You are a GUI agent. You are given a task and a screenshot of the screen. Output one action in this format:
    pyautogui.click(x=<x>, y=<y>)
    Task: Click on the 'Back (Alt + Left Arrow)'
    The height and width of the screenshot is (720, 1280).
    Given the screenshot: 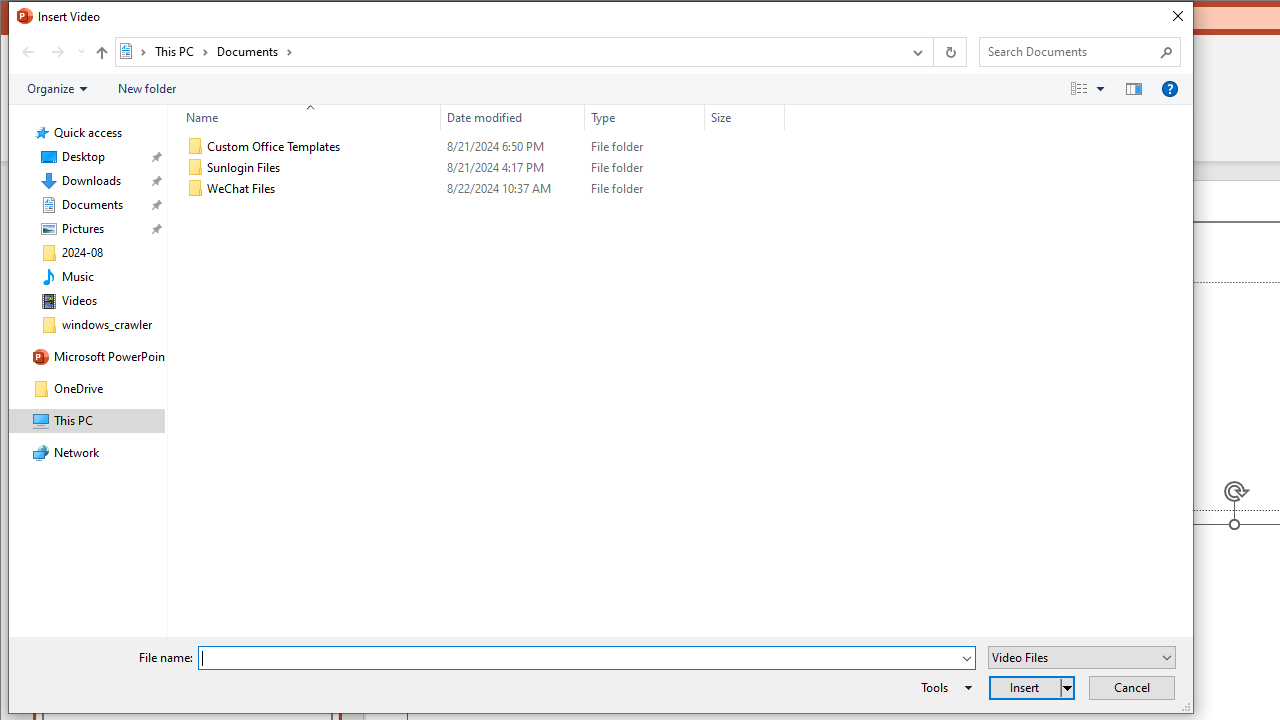 What is the action you would take?
    pyautogui.click(x=28, y=50)
    